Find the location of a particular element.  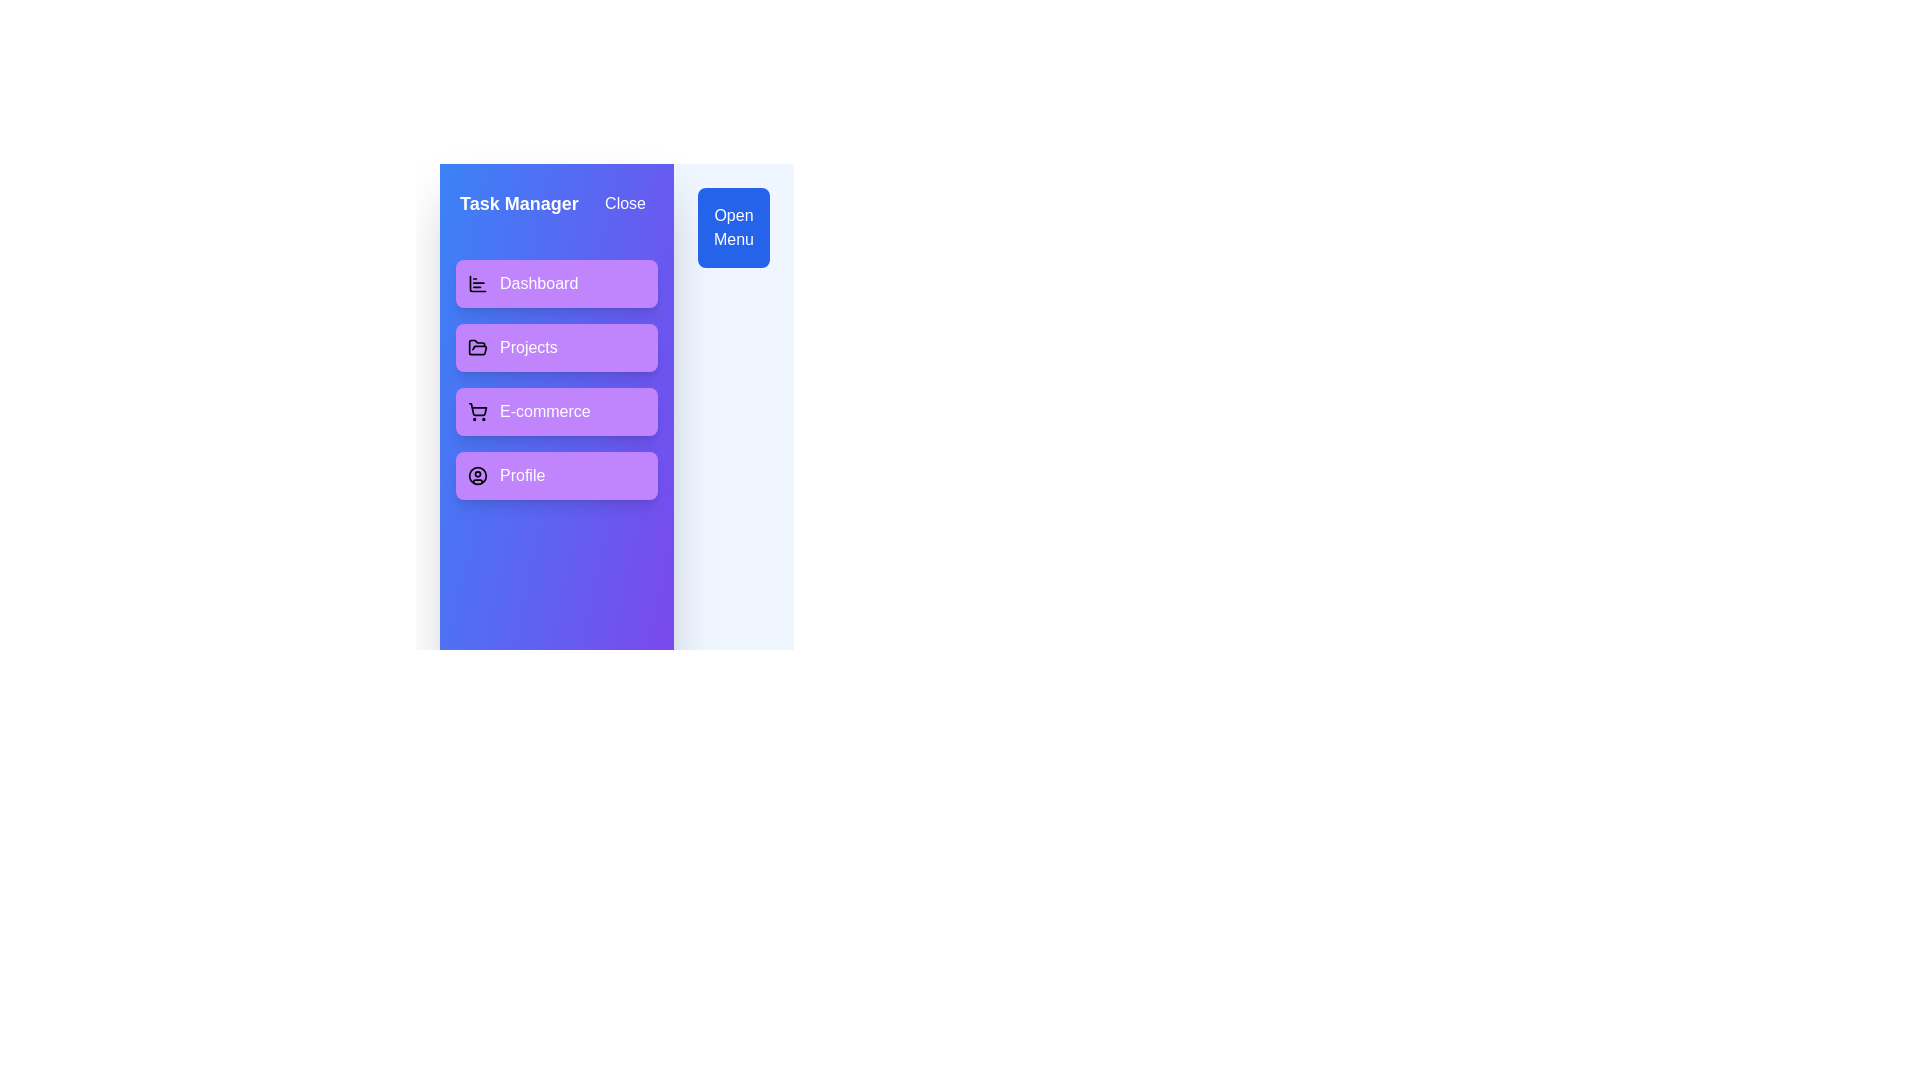

the Dashboard task item is located at coordinates (556, 284).